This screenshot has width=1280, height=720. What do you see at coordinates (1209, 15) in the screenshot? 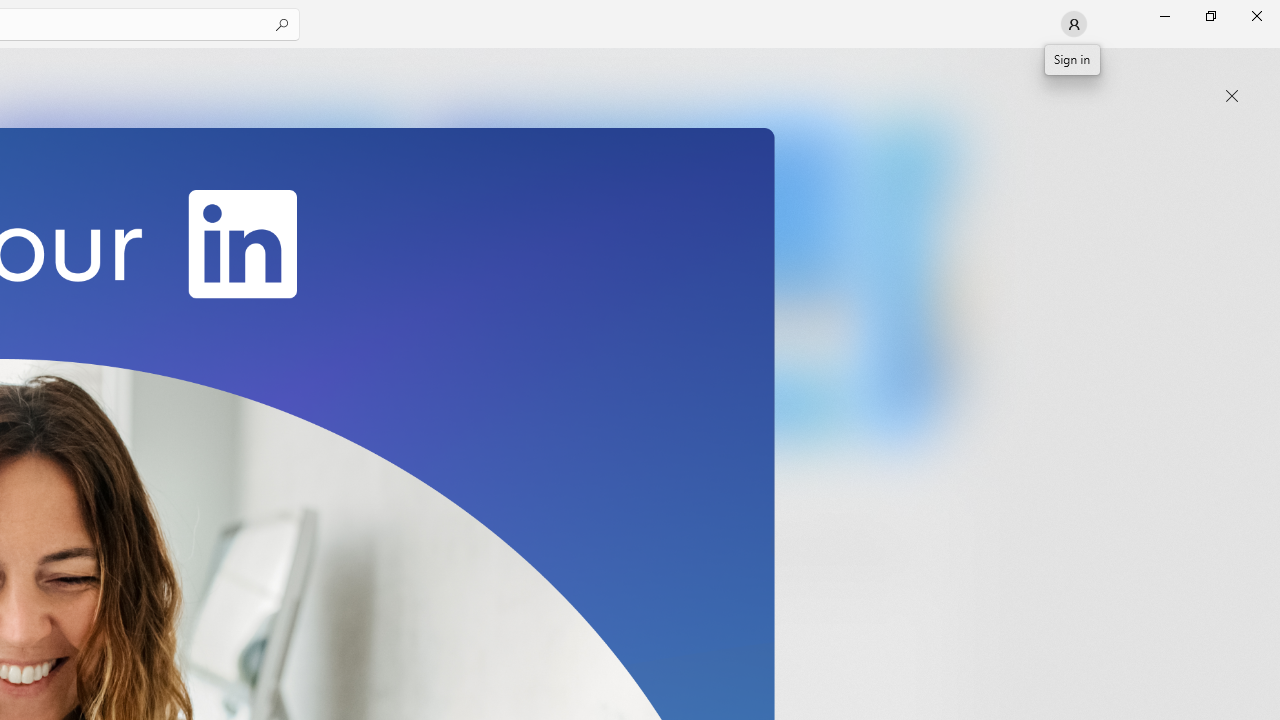
I see `'Restore Microsoft Store'` at bounding box center [1209, 15].